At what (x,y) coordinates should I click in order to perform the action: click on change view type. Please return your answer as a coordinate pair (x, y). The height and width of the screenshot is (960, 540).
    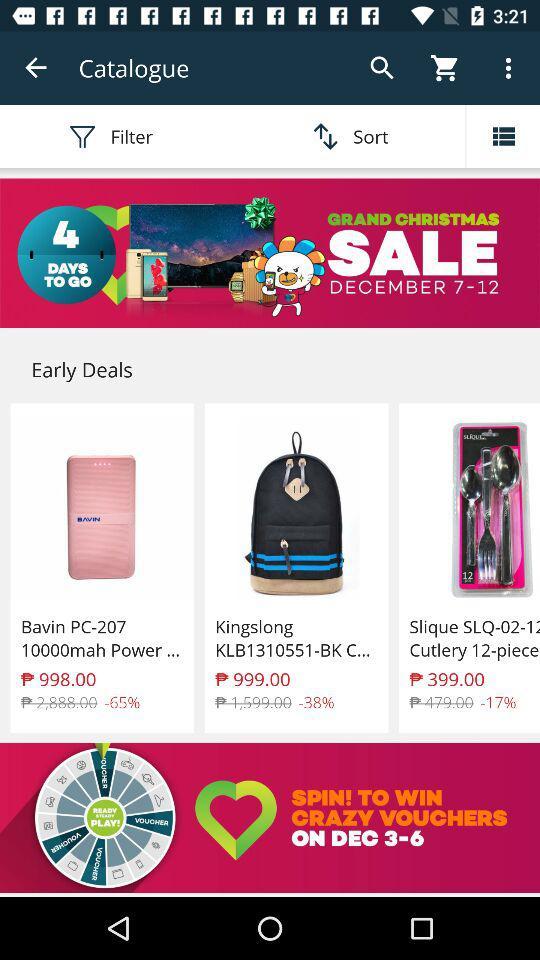
    Looking at the image, I should click on (502, 135).